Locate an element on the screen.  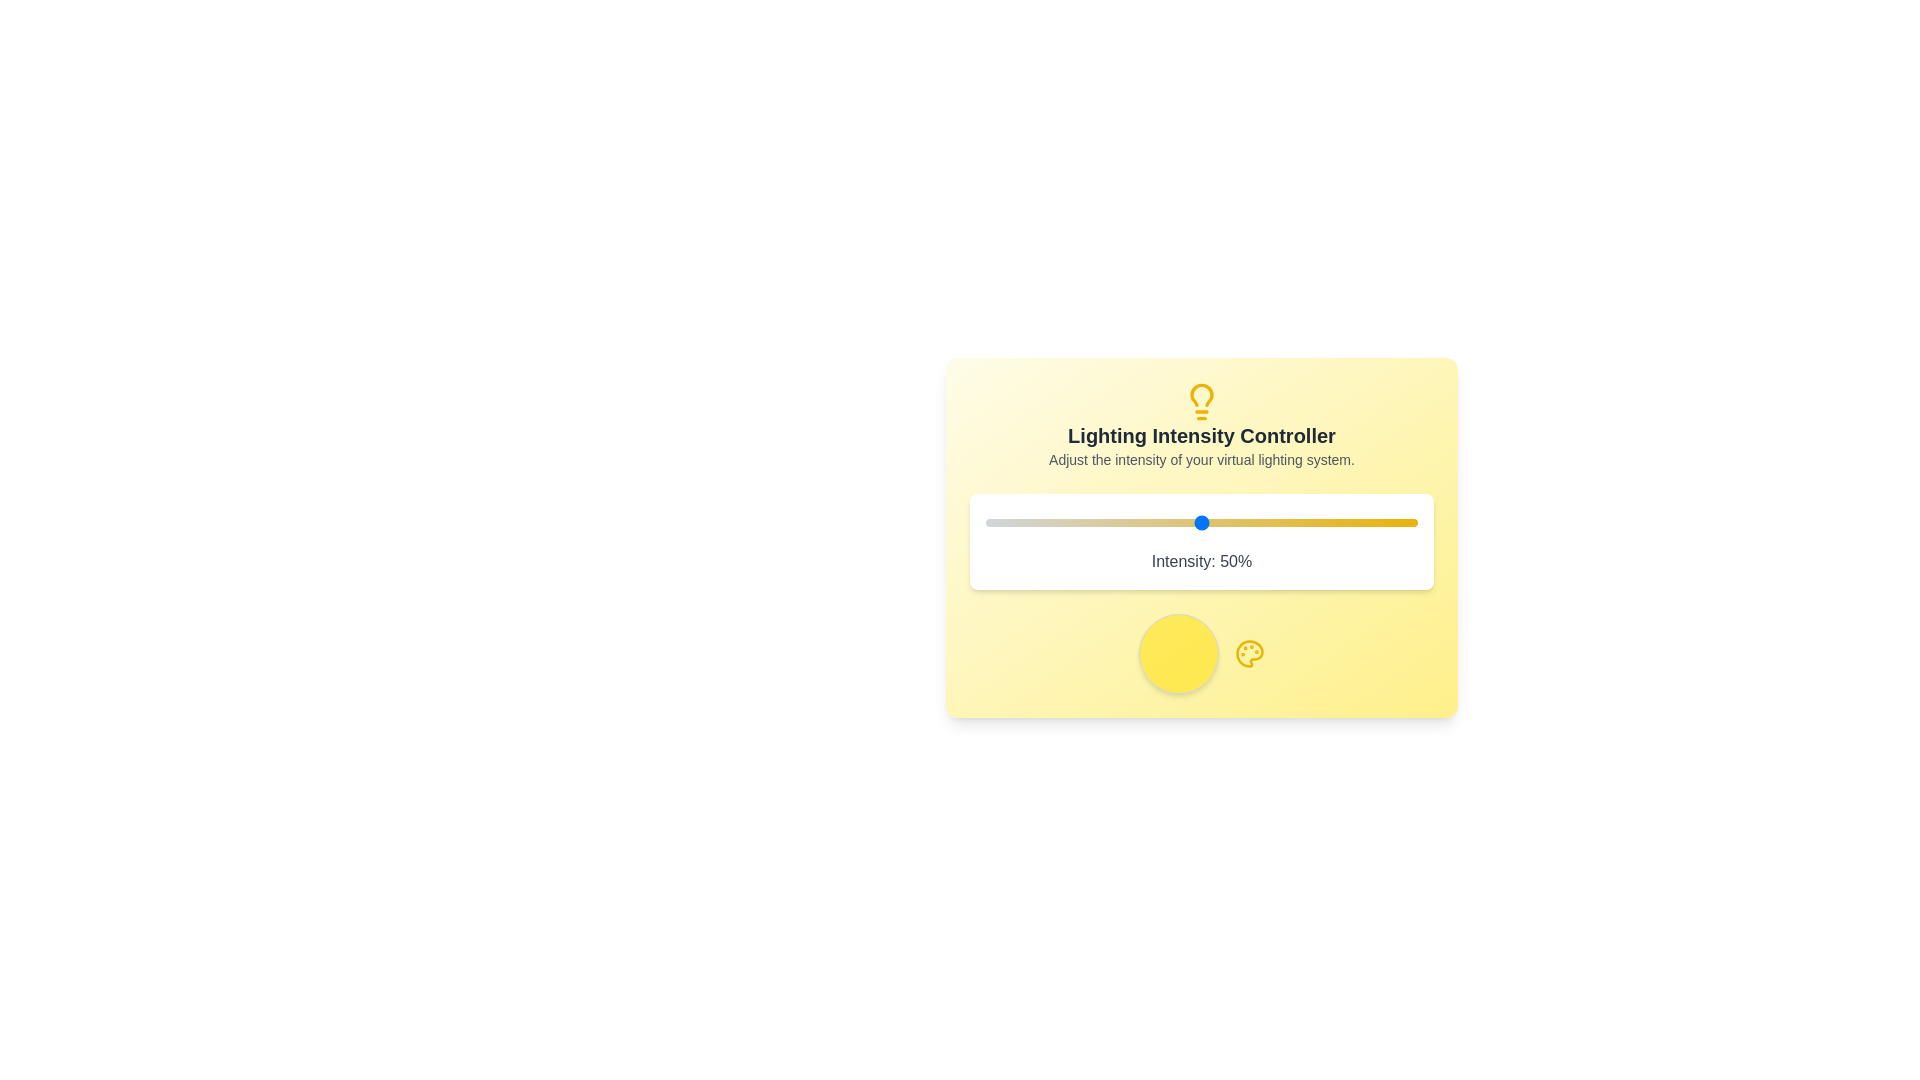
the lighting intensity to 80% by interacting with the slider is located at coordinates (1331, 522).